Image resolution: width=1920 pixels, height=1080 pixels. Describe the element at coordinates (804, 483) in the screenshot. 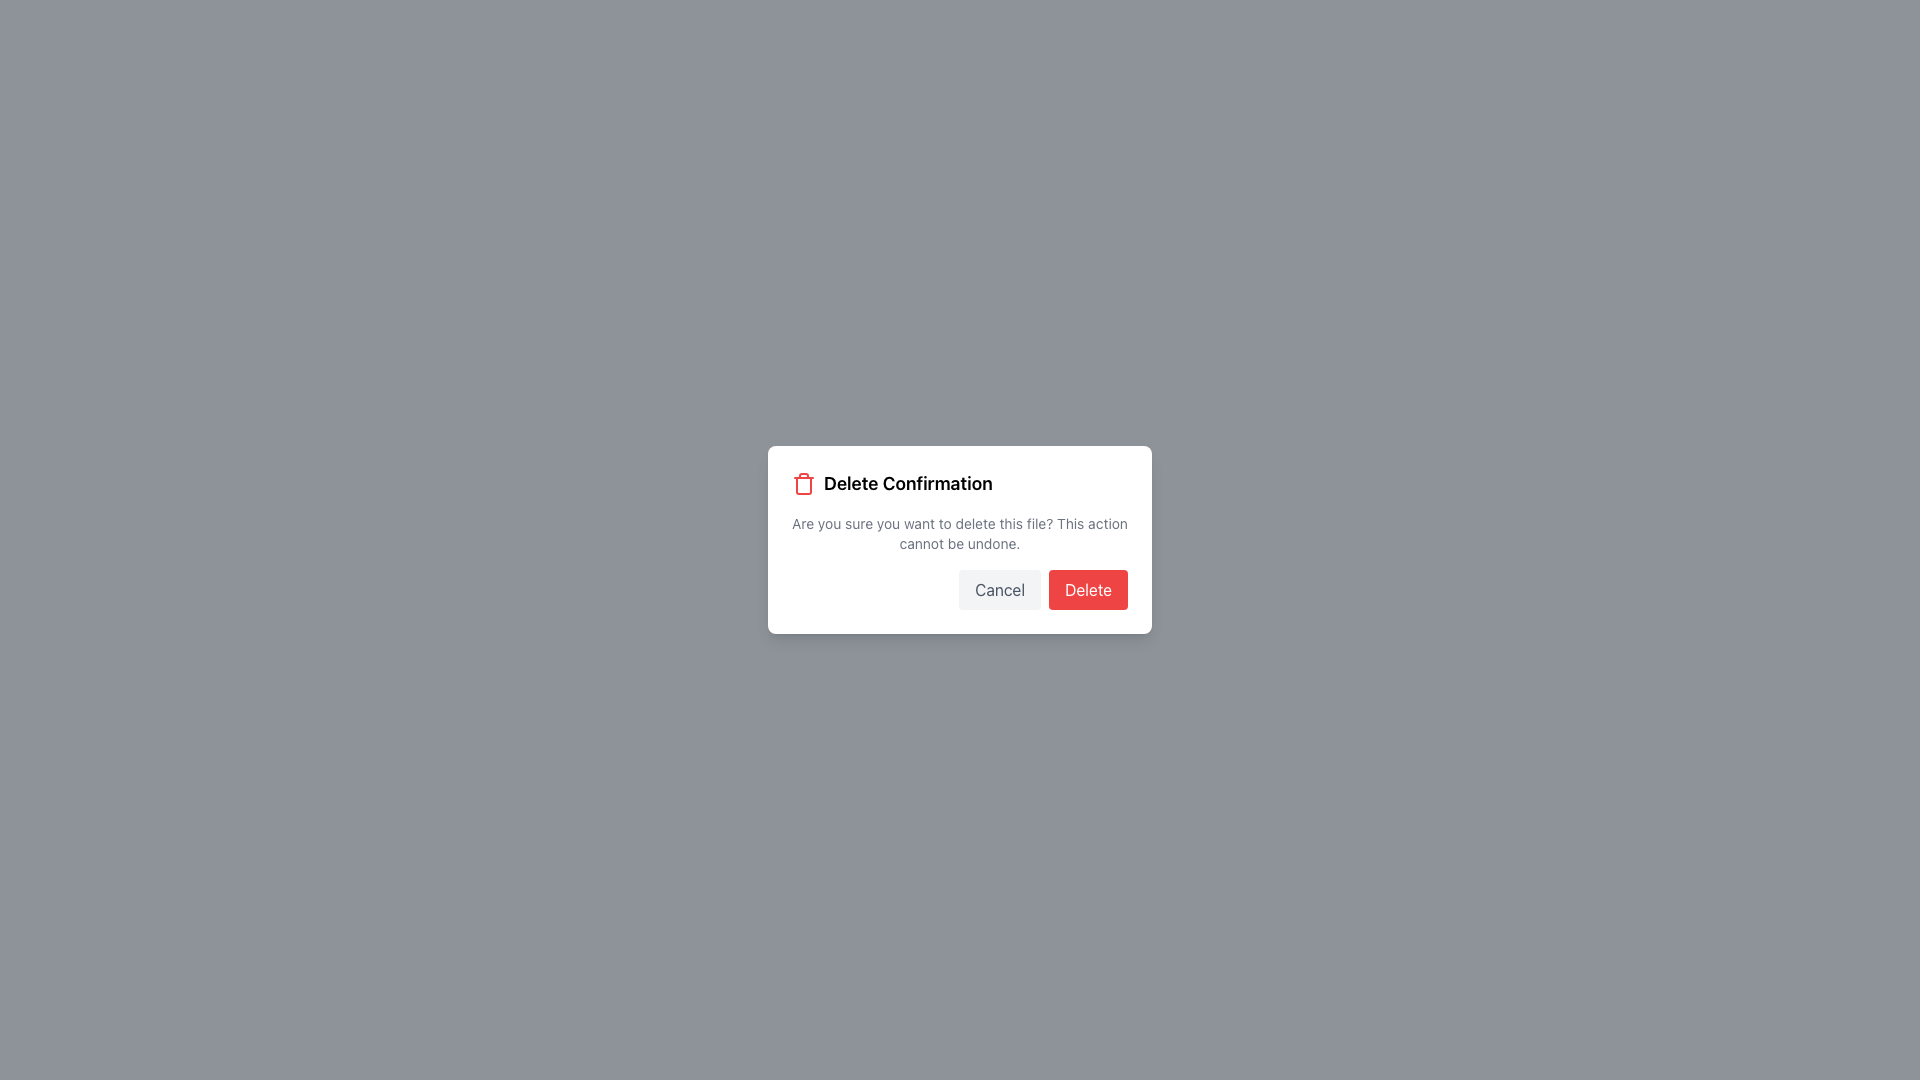

I see `the red trash can icon that indicates a delete action, located to the left of the 'Delete Confirmation' text in the dialog box's title section` at that location.